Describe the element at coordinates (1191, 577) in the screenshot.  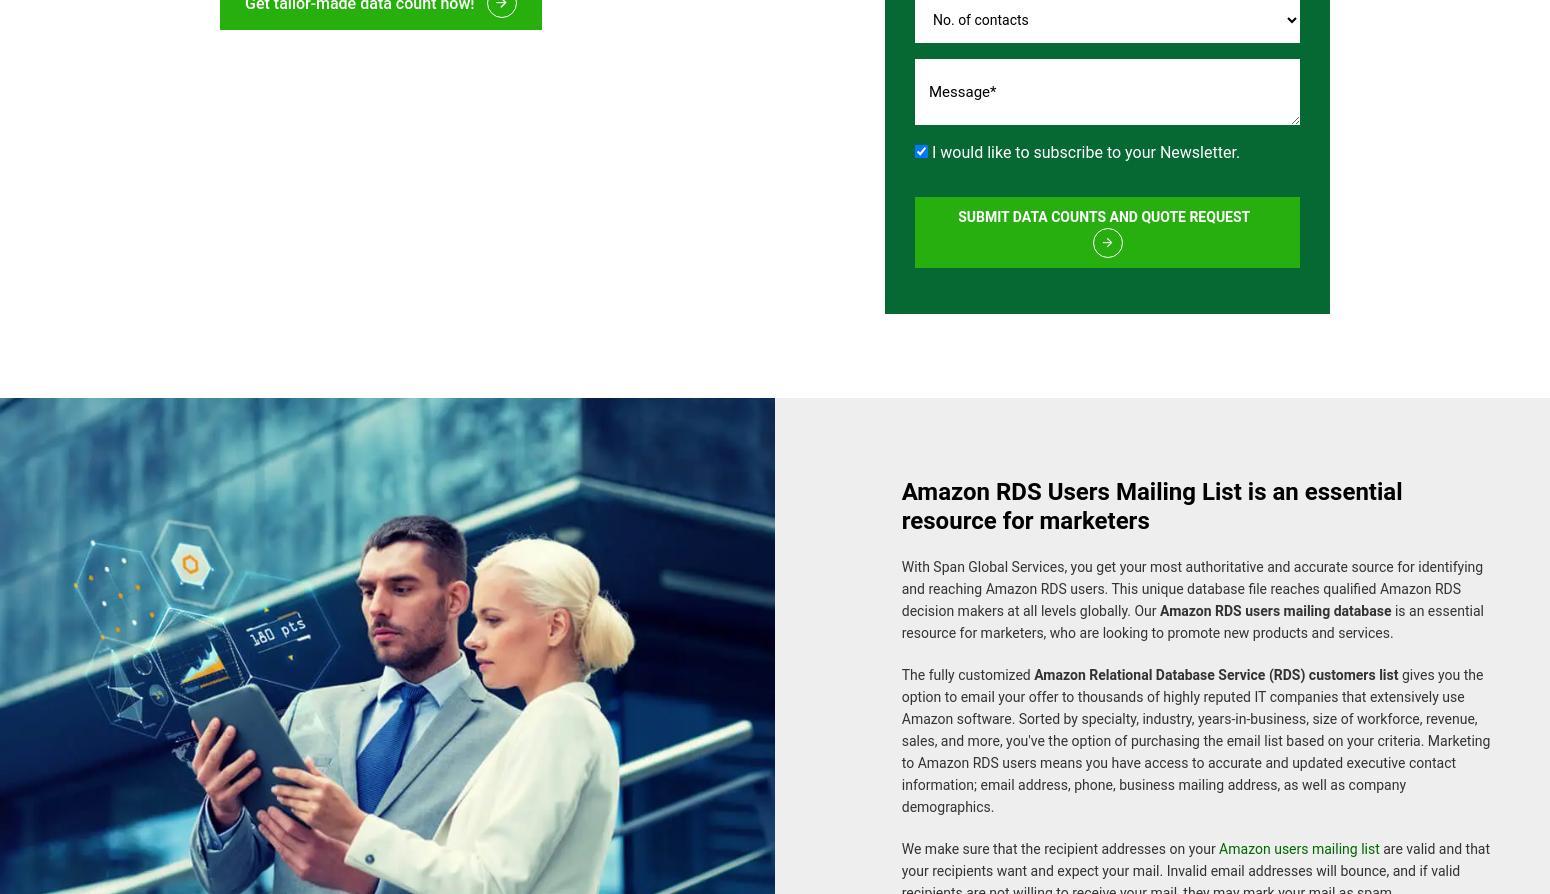
I see `'With Span Global Services, you get your most authoritative and accurate source for identifying and reaching Amazon RDS users. This unique database file reaches qualified Amazon RDS decision makers at all levels globally. Our'` at that location.